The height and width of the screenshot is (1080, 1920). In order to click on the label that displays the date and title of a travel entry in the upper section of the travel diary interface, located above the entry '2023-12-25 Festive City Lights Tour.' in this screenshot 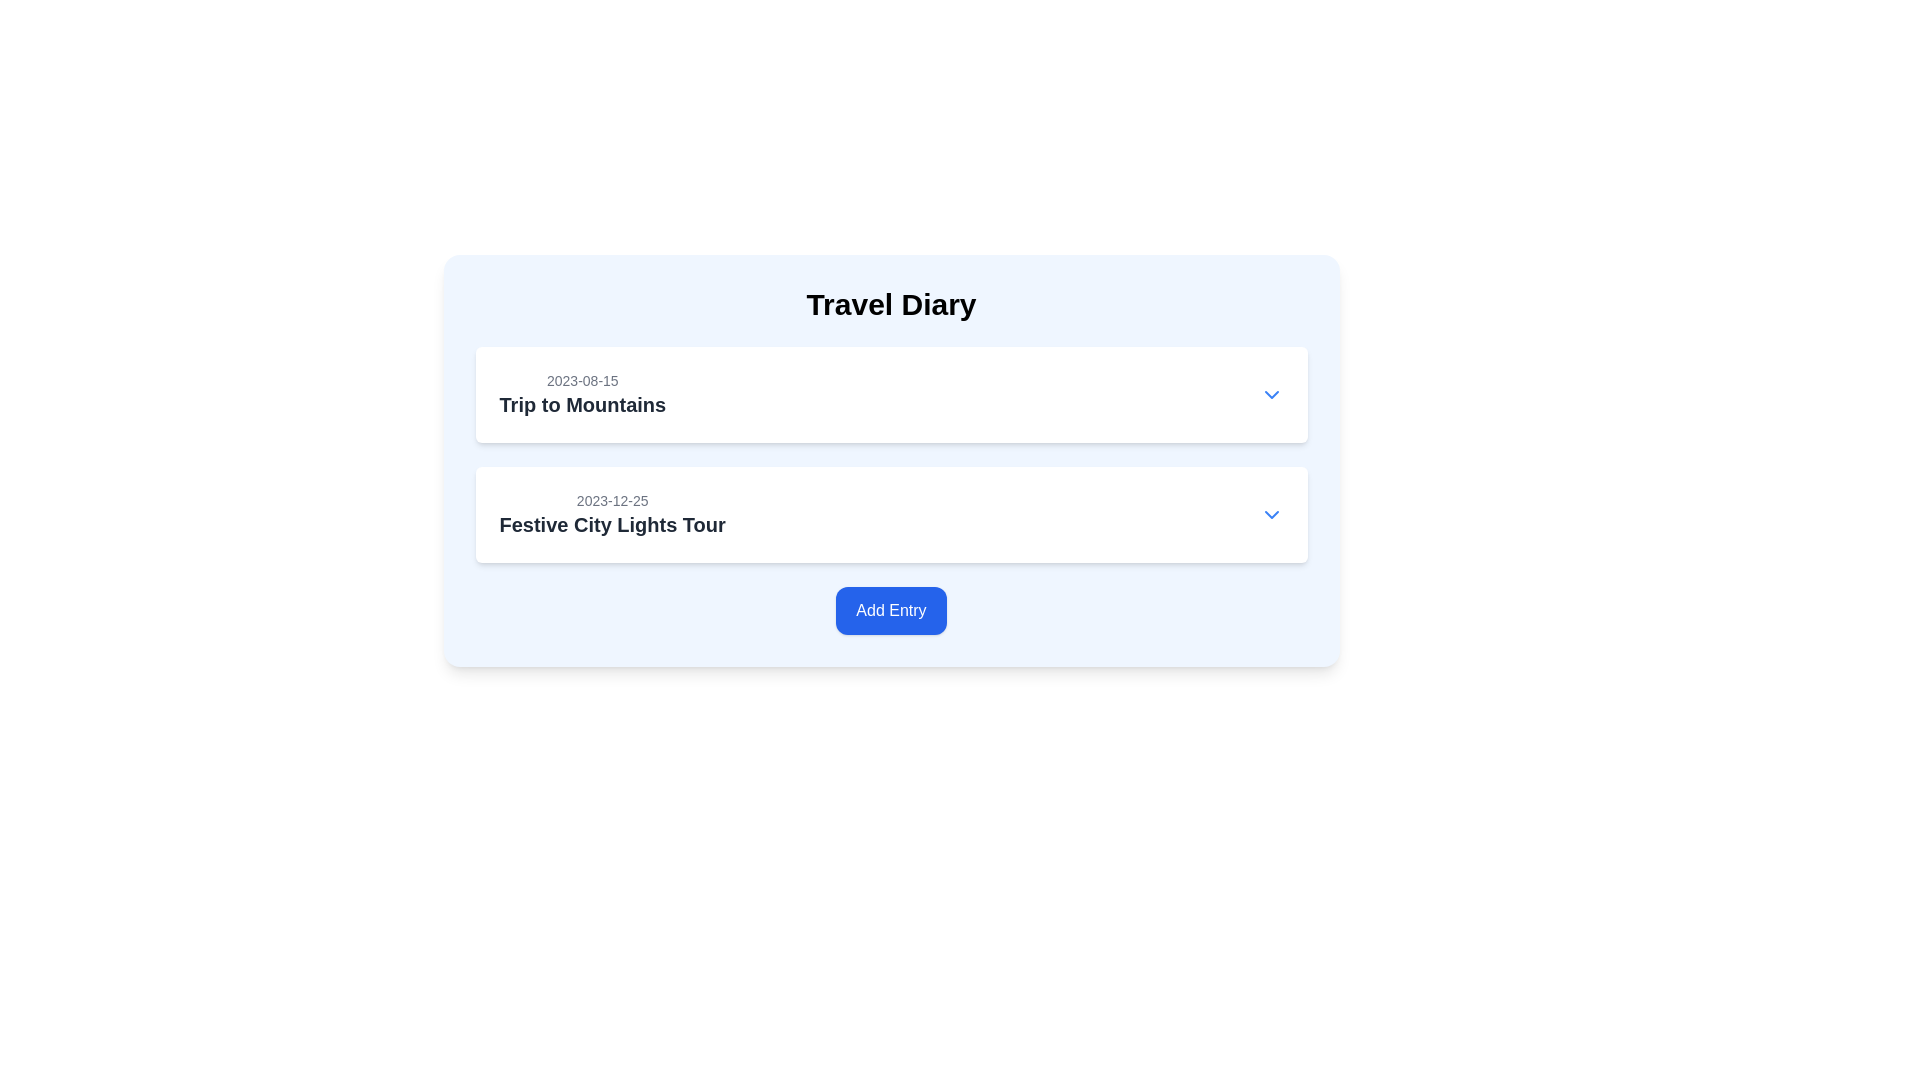, I will do `click(581, 394)`.